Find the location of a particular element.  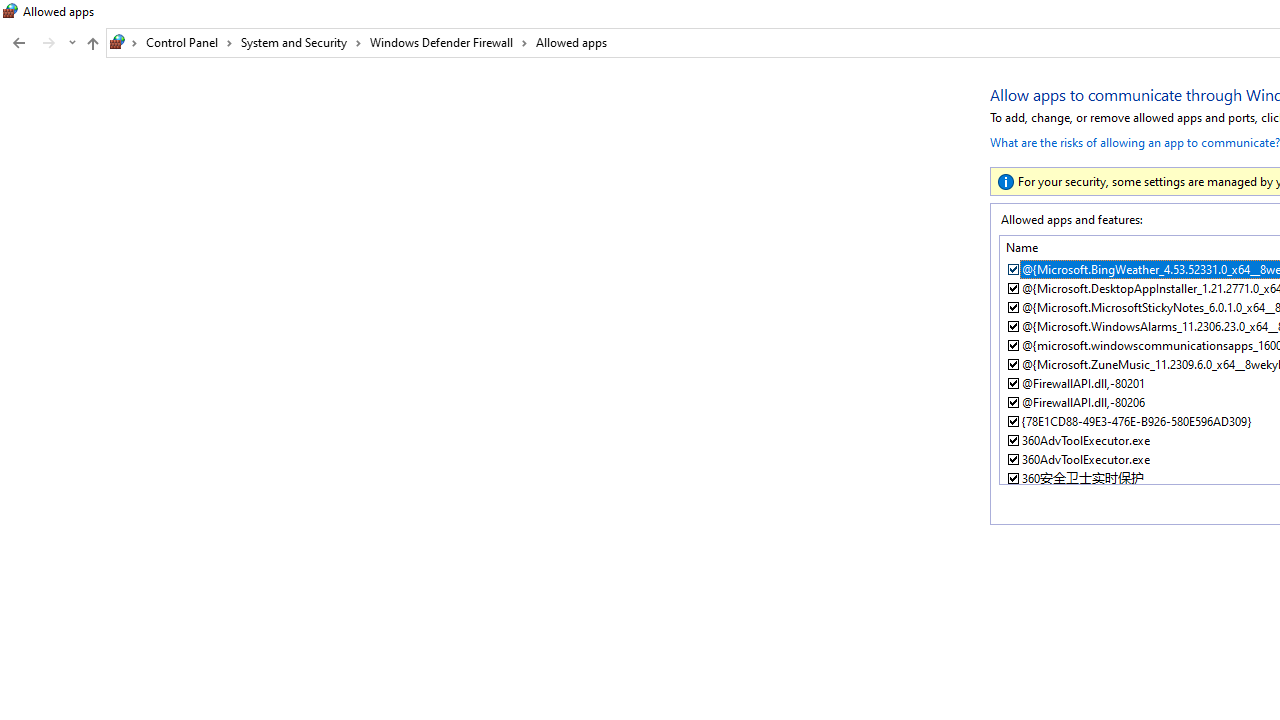

'What are the risks of allowing an app to communicate?' is located at coordinates (1134, 139).